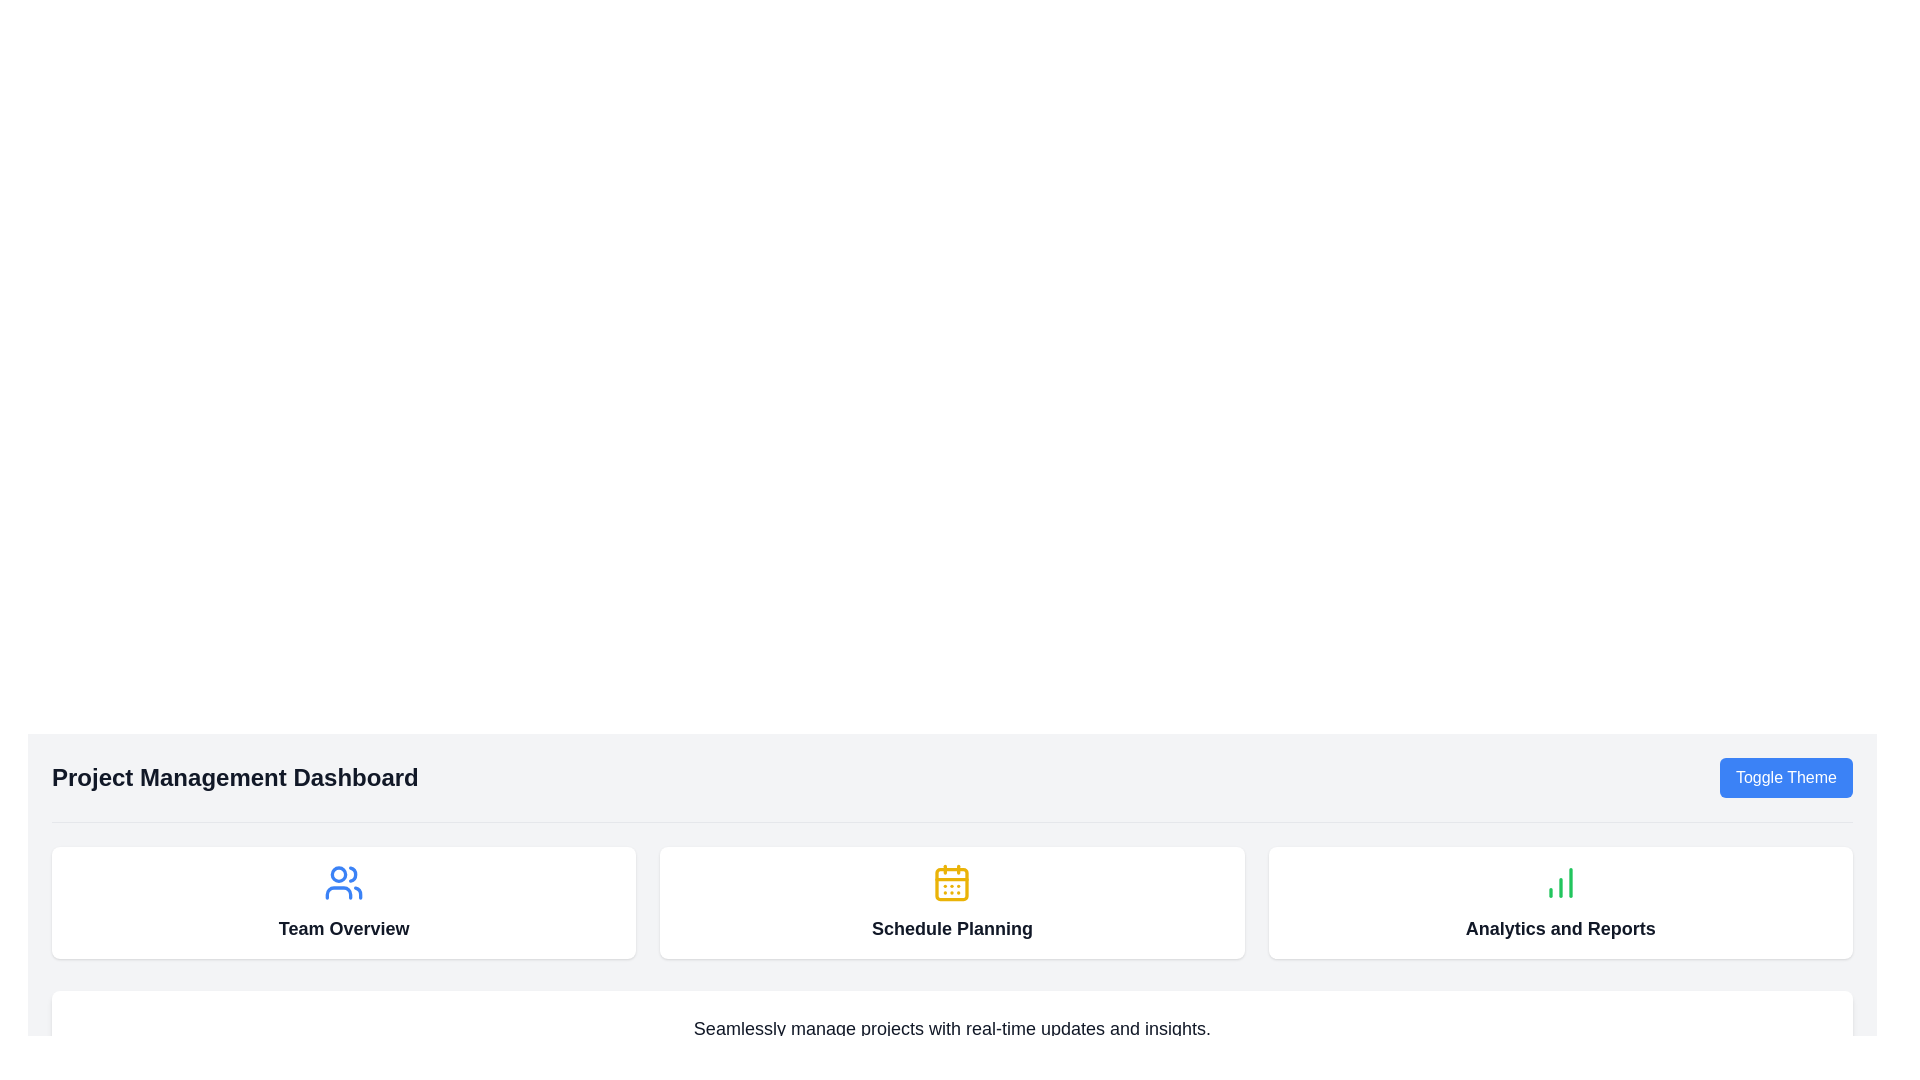  What do you see at coordinates (1559, 882) in the screenshot?
I see `the green bar chart icon located` at bounding box center [1559, 882].